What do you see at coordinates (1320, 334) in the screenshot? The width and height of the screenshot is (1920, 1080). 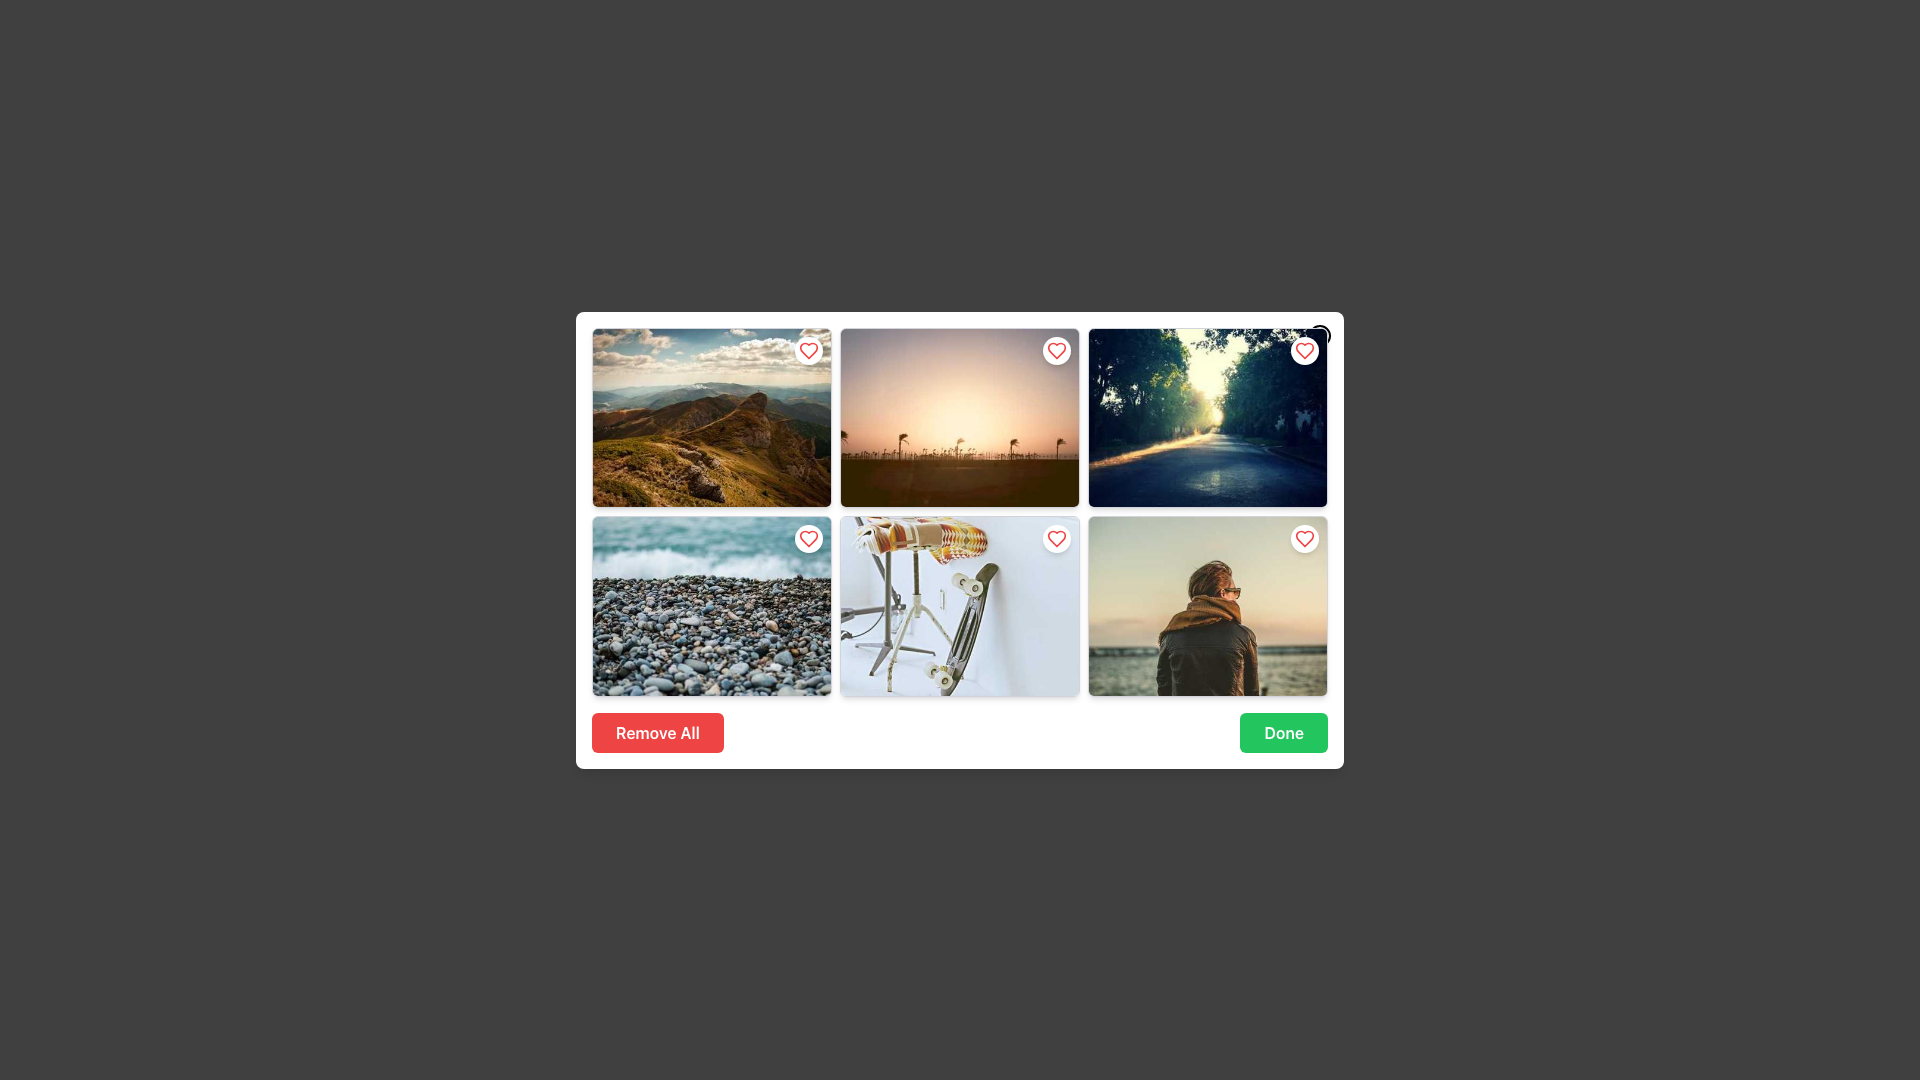 I see `the circular vector graphic element located in the upper-right corner of the rightmost image in the second row of a grid layout, which is styled with a thin stroke and contains a cross inside` at bounding box center [1320, 334].